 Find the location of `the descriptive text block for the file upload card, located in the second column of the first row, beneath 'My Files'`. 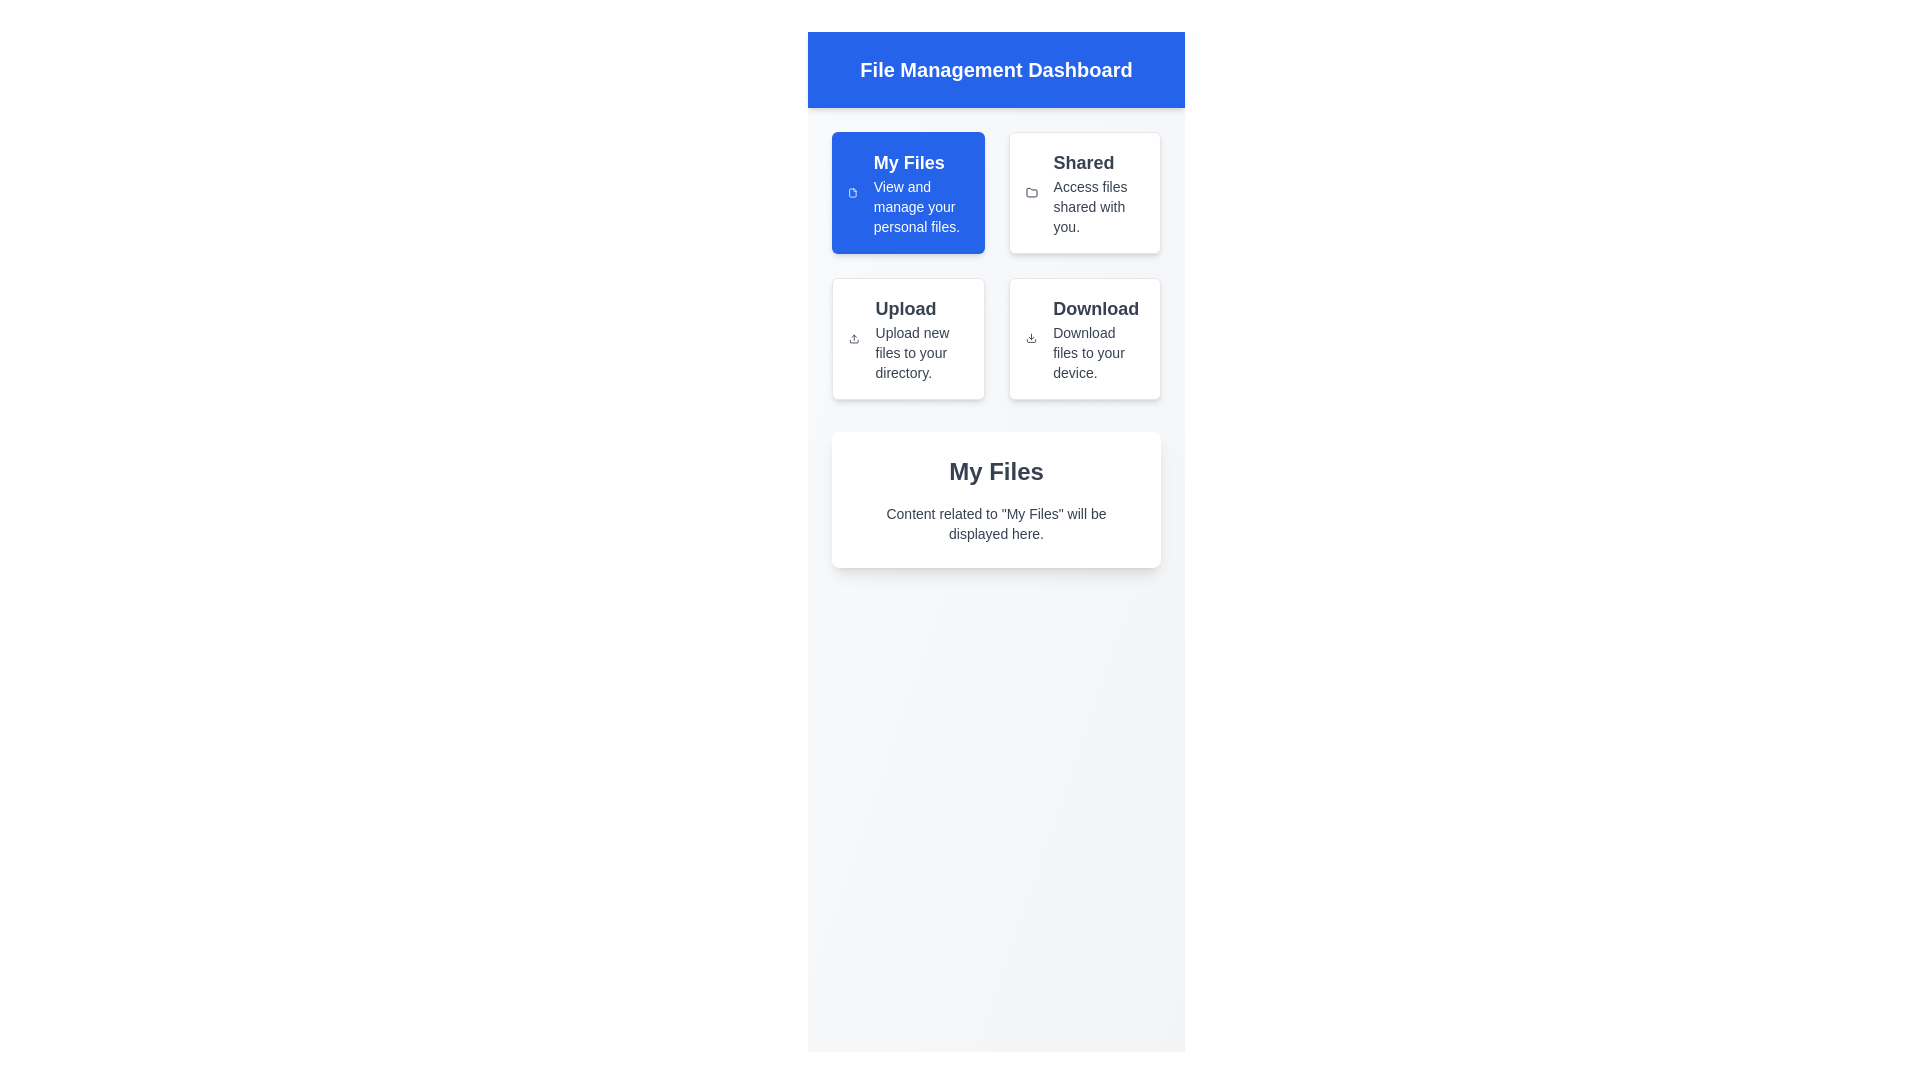

the descriptive text block for the file upload card, located in the second column of the first row, beneath 'My Files' is located at coordinates (920, 338).